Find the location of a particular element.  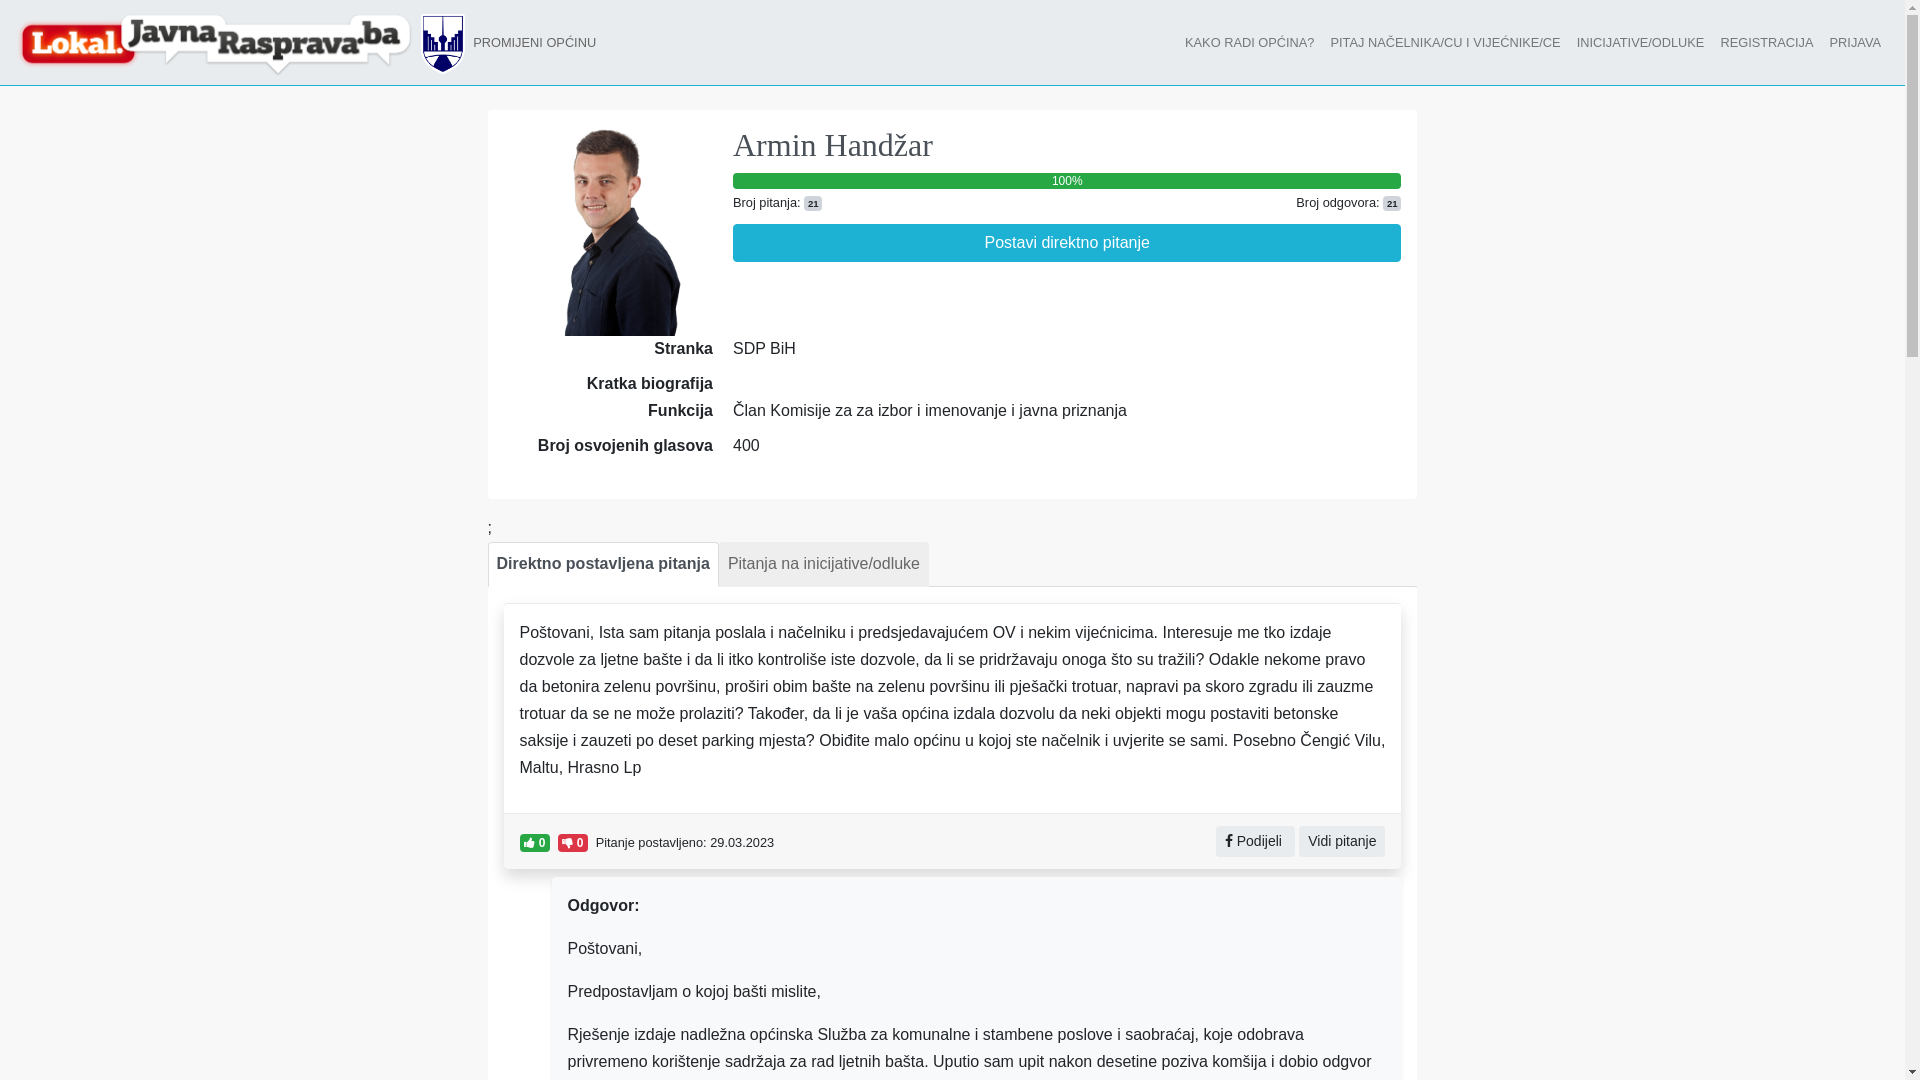

'0' is located at coordinates (557, 843).